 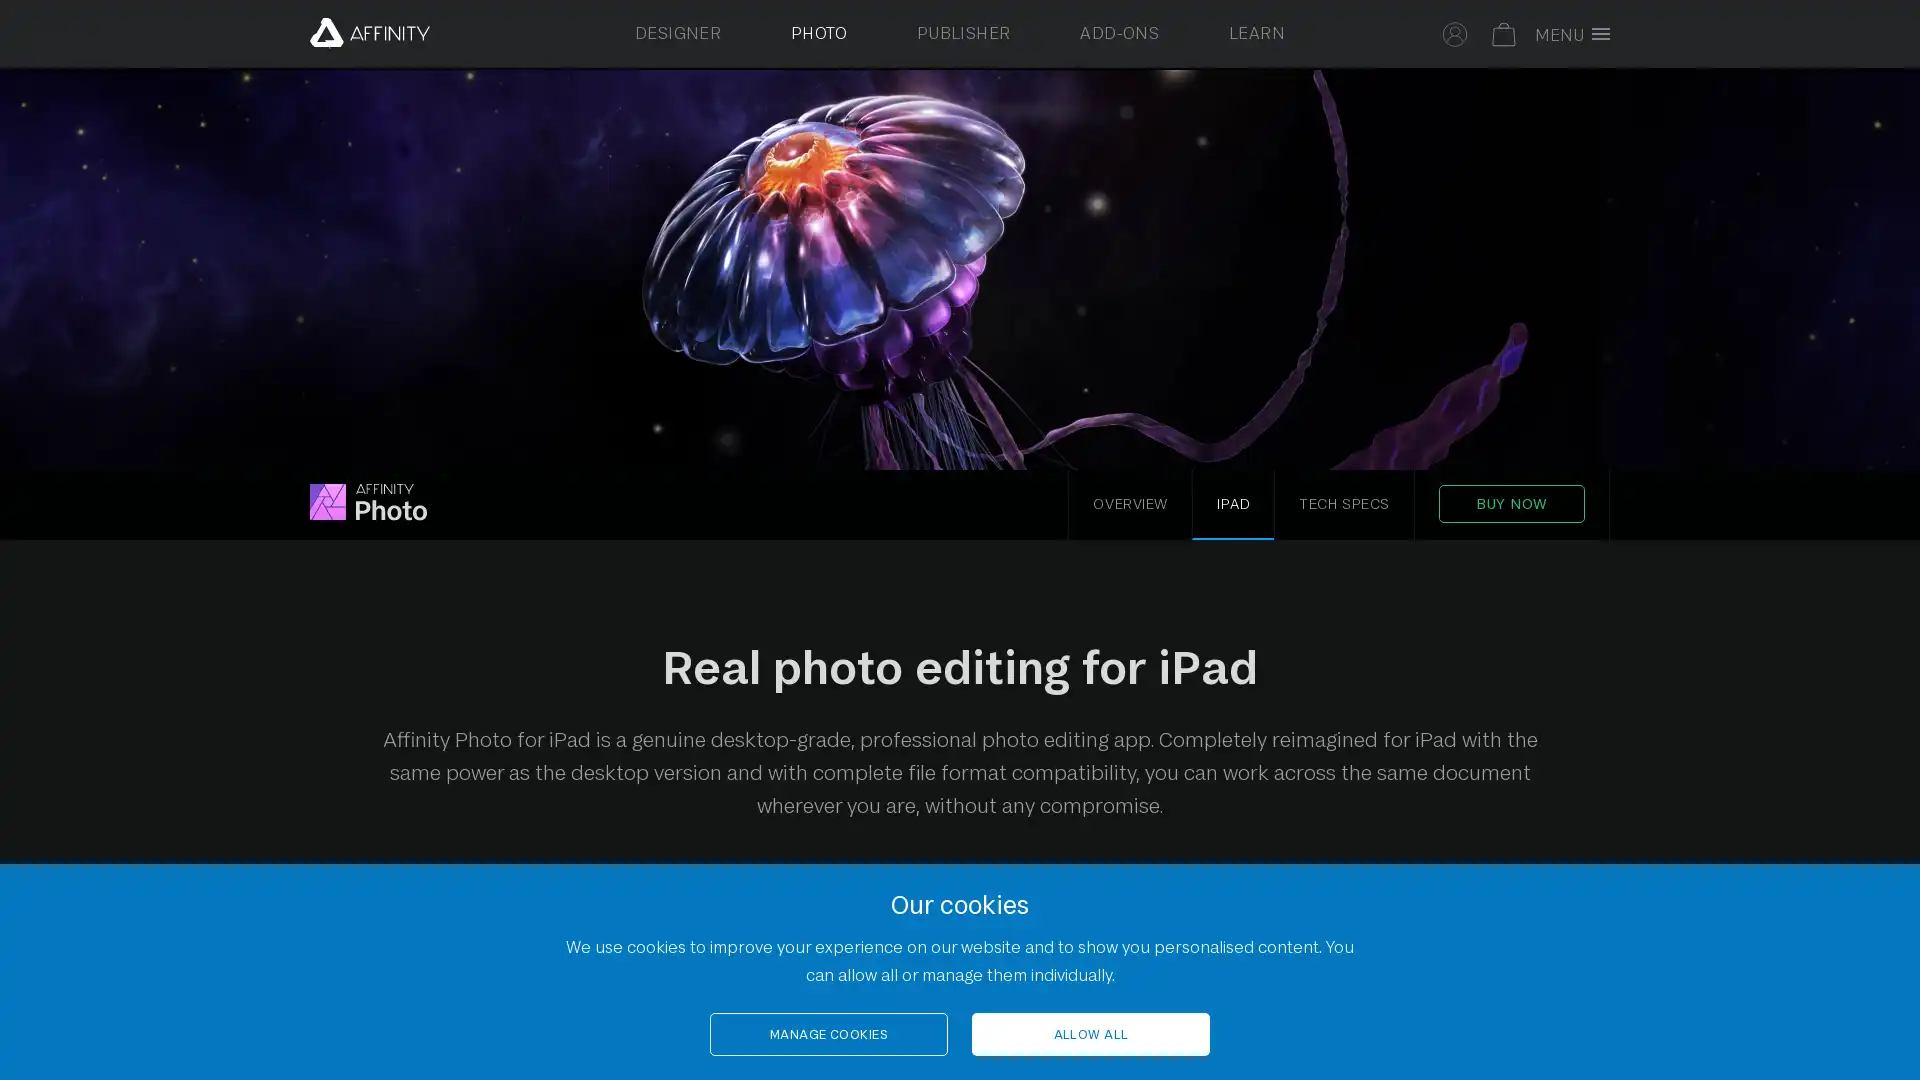 What do you see at coordinates (1455, 31) in the screenshot?
I see `Select to sign in to your Affinity account` at bounding box center [1455, 31].